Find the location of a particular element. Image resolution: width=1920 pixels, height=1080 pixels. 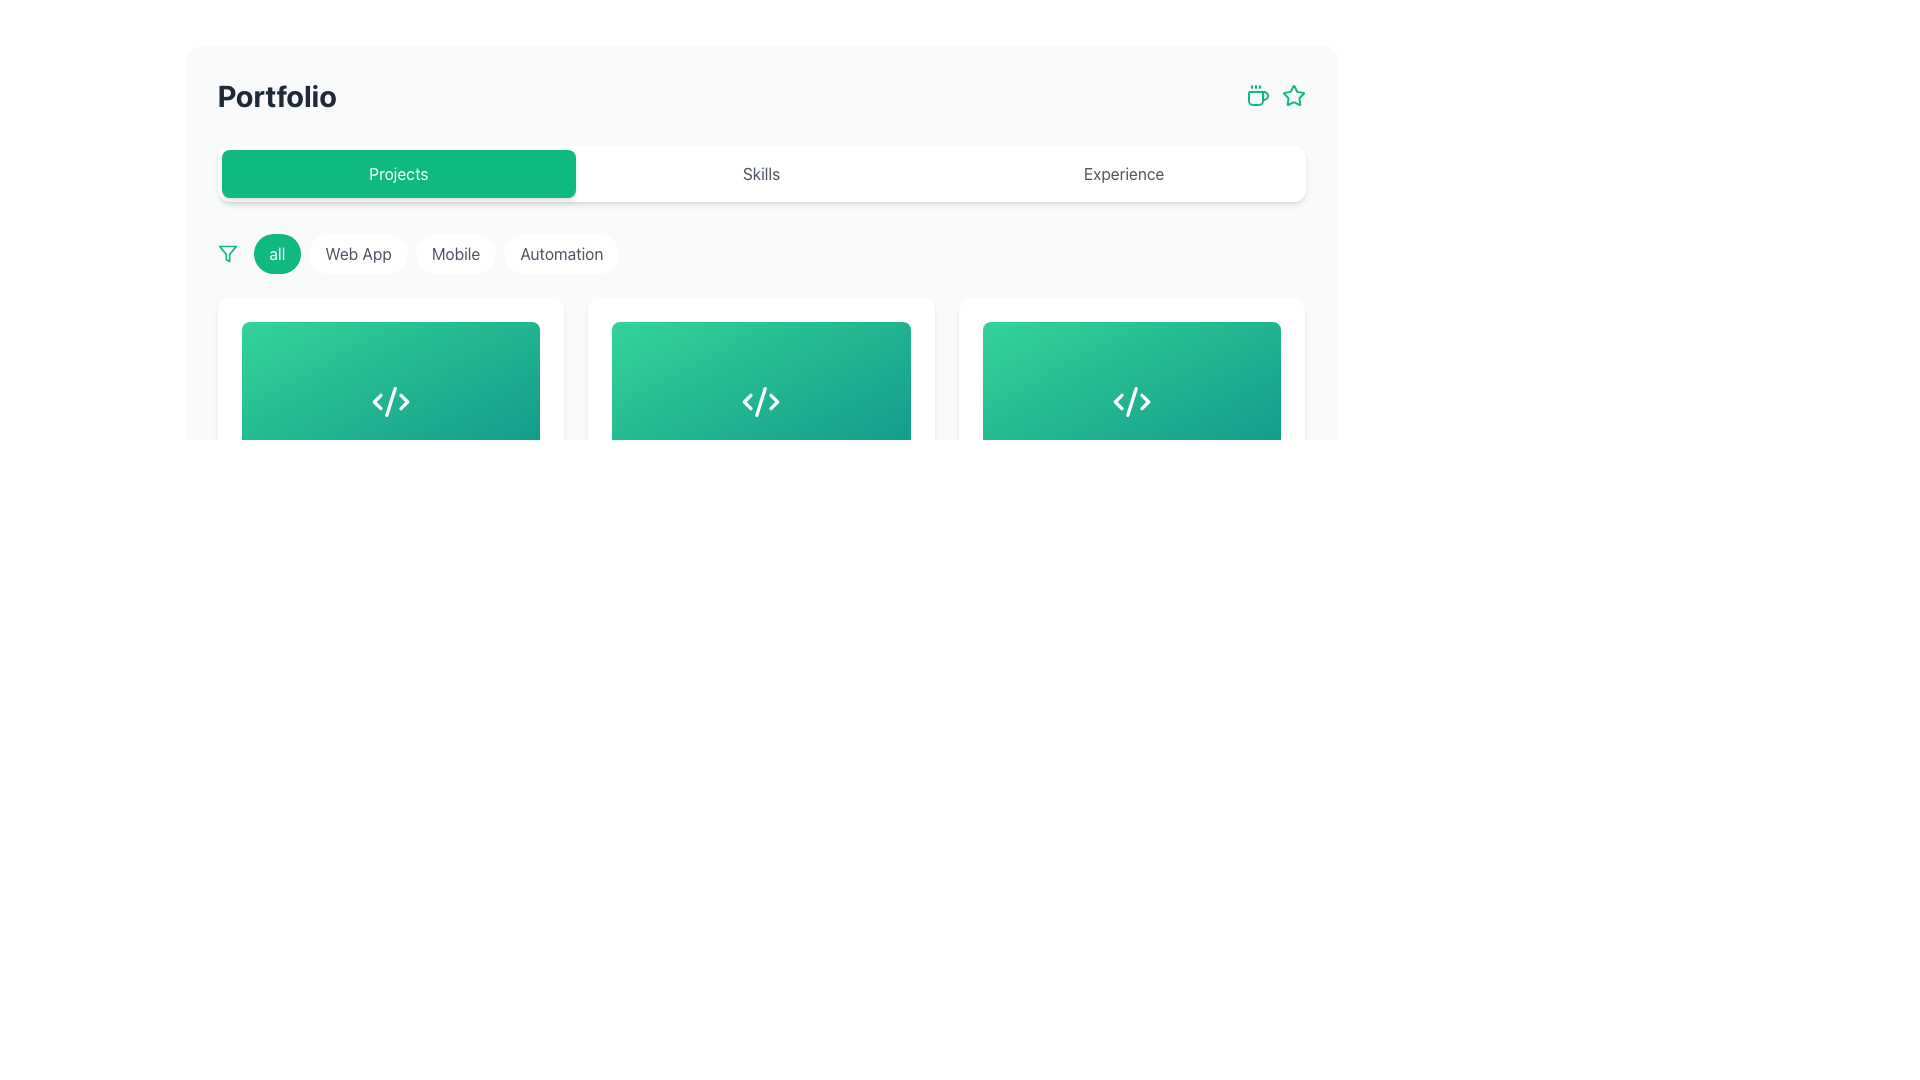

the card component that contains the right-pointing arrow icon, which is the last of three sibling elements within an SVG group is located at coordinates (403, 401).